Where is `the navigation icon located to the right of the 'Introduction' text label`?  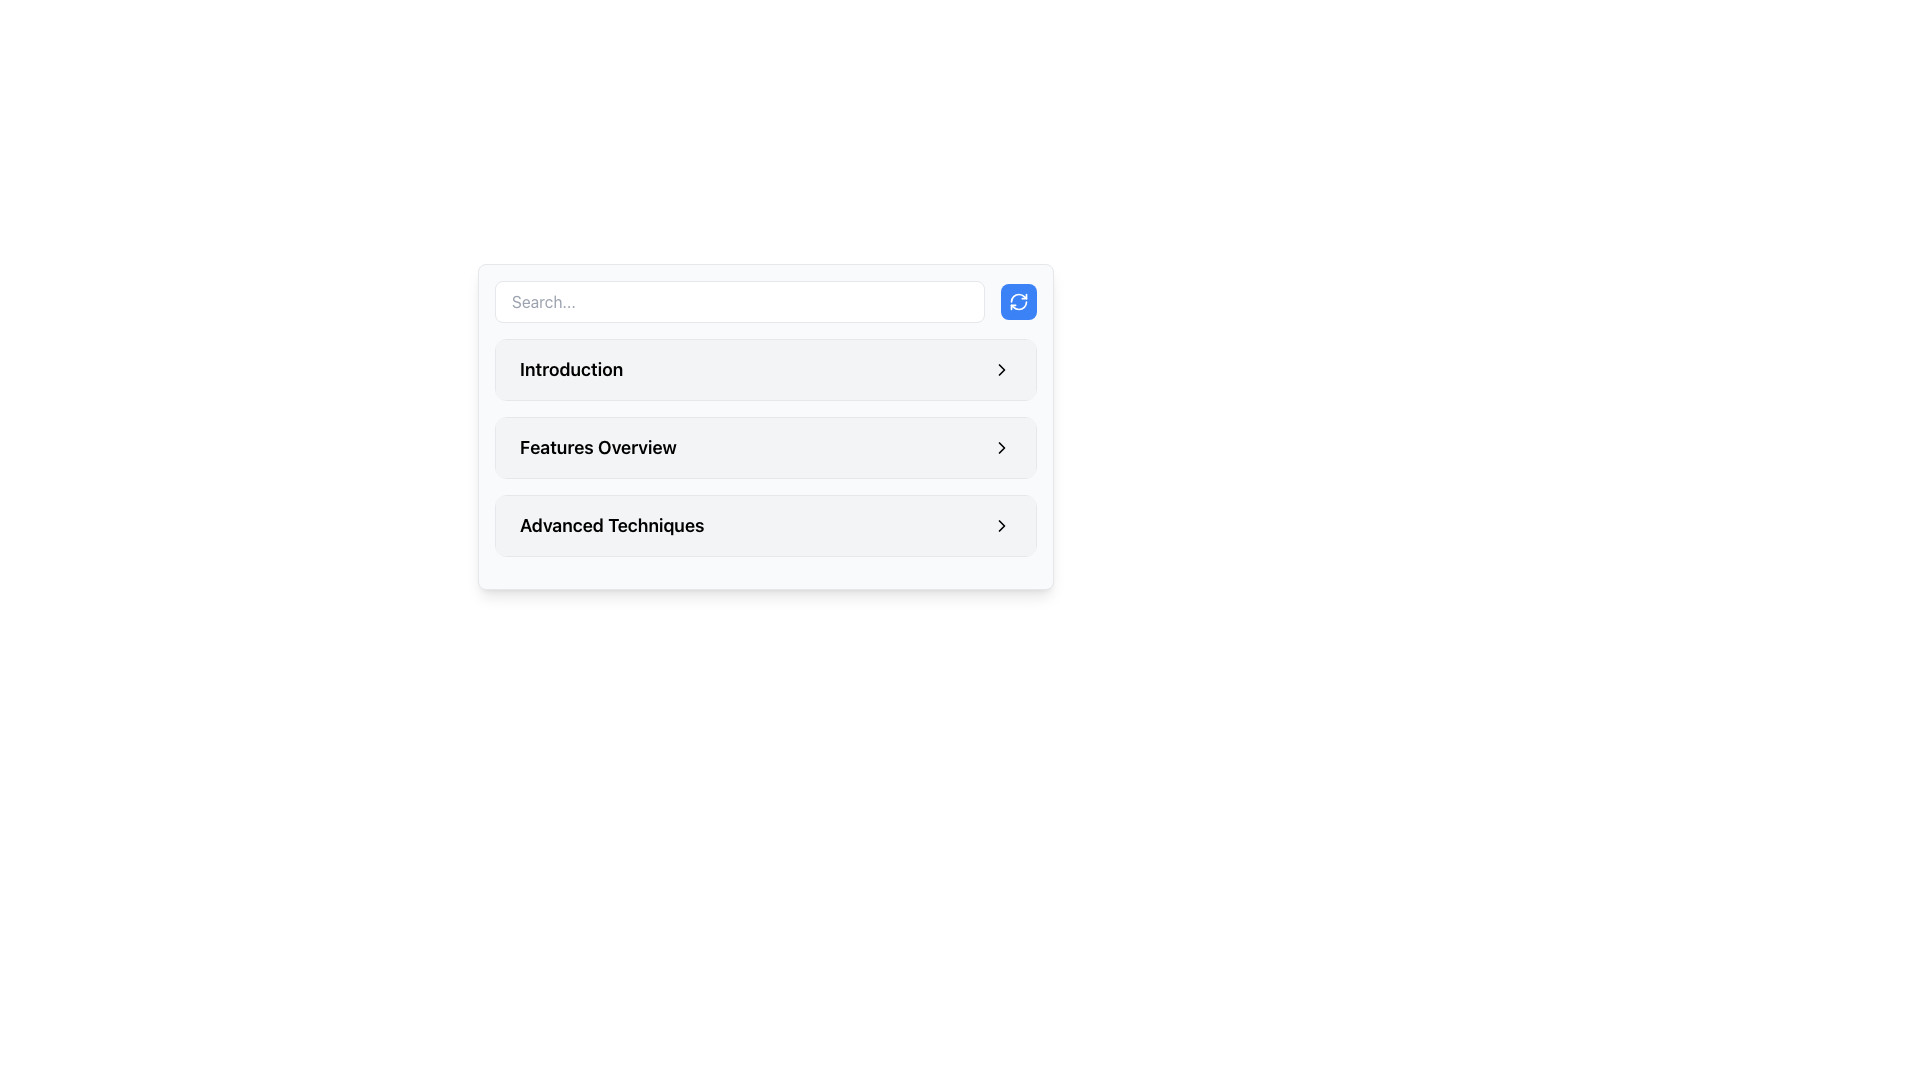 the navigation icon located to the right of the 'Introduction' text label is located at coordinates (1002, 370).